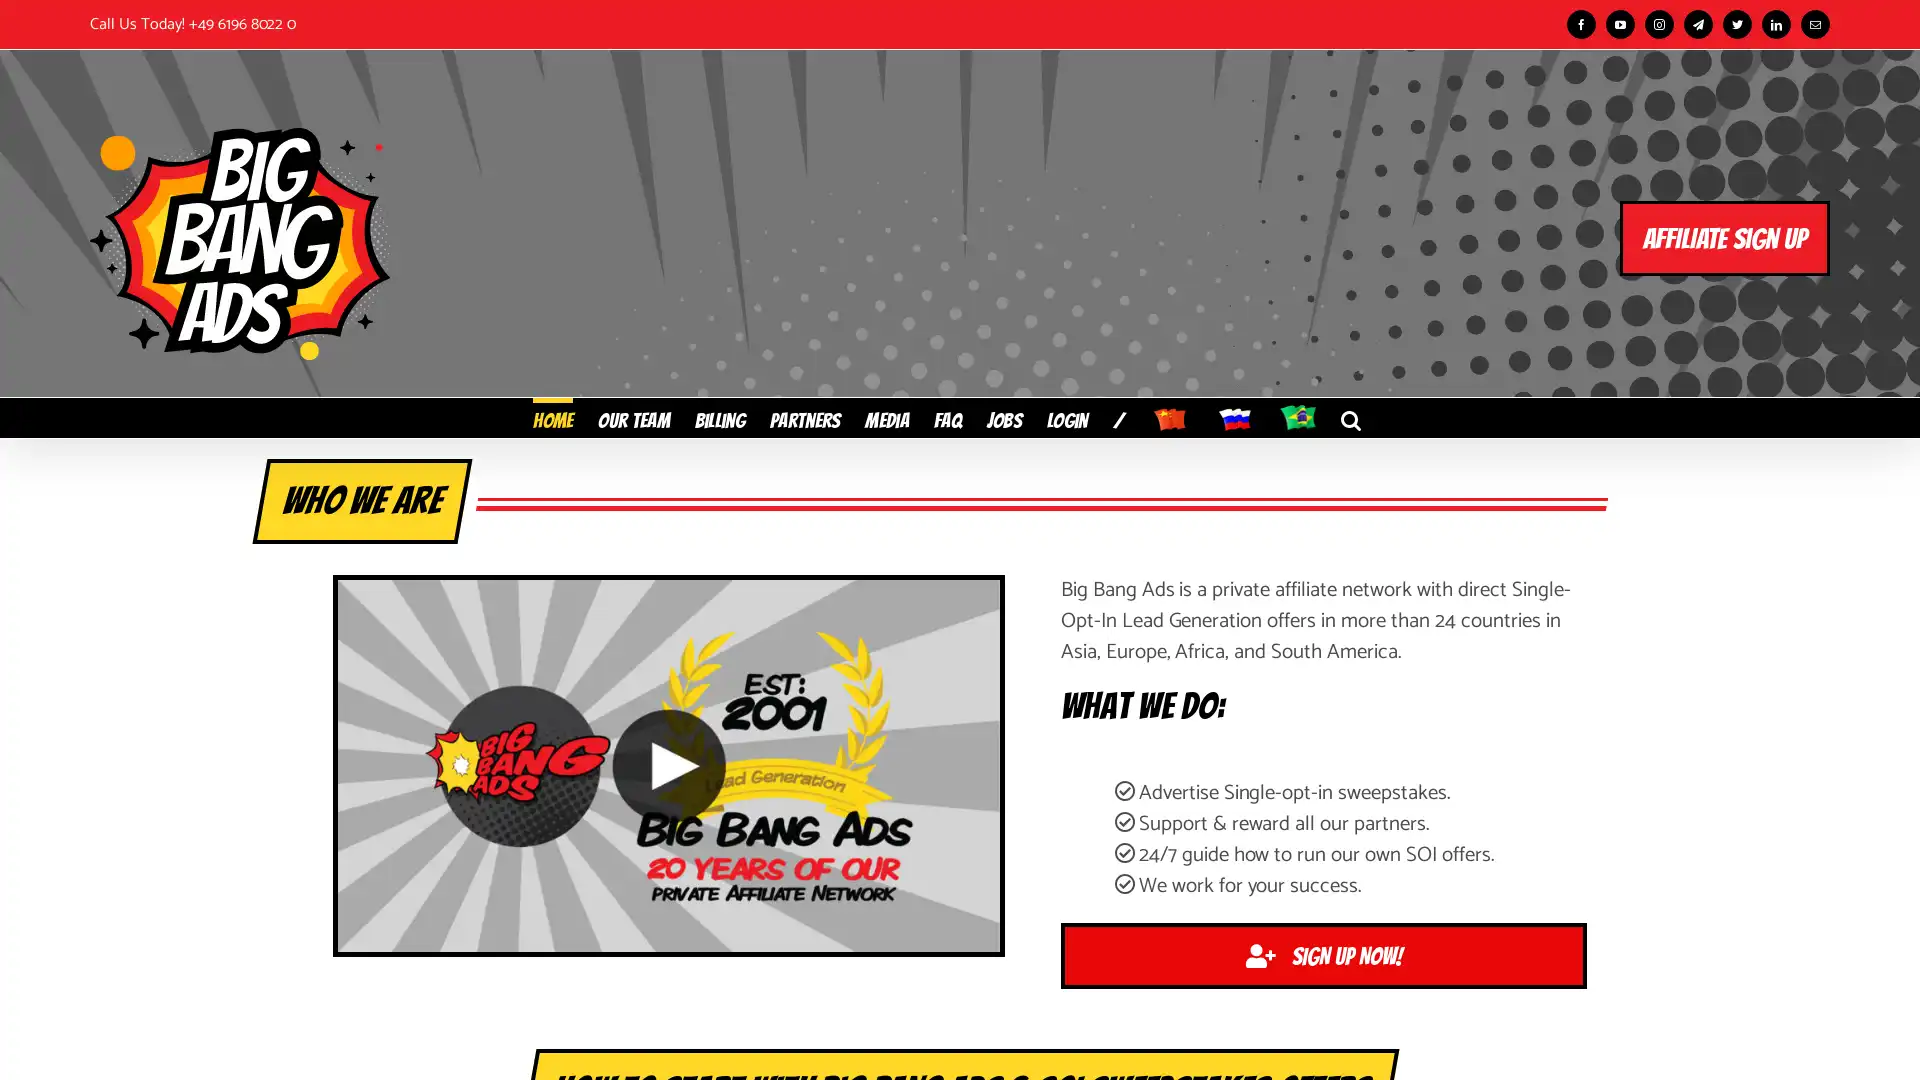  I want to click on Search, so click(1350, 415).